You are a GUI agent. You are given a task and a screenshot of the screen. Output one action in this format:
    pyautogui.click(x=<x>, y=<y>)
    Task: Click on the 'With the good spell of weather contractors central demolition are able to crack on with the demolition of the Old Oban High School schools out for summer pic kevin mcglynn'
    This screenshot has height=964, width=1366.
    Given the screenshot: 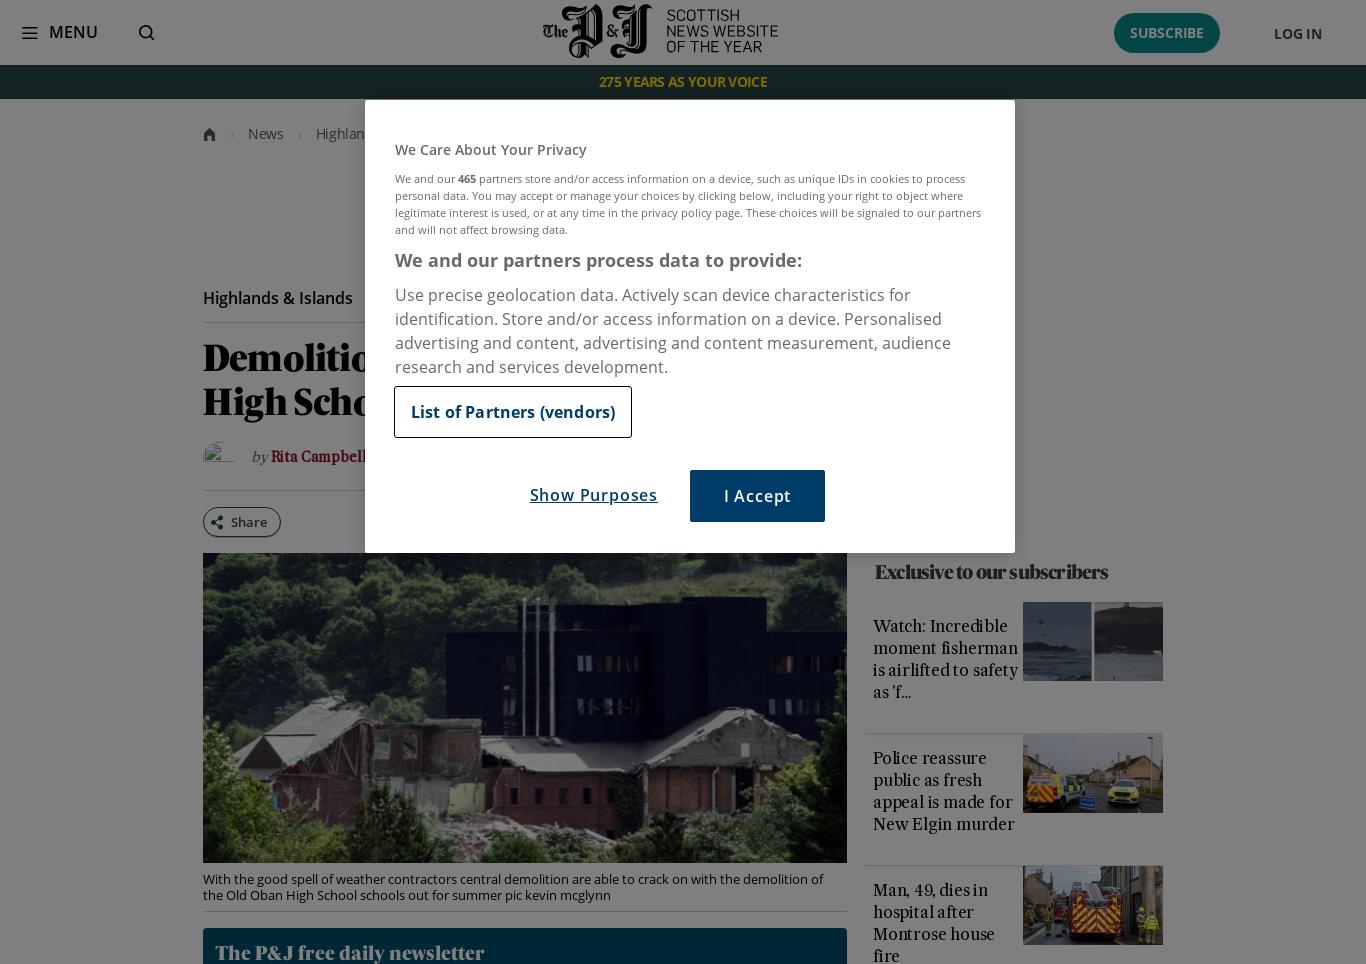 What is the action you would take?
    pyautogui.click(x=511, y=885)
    